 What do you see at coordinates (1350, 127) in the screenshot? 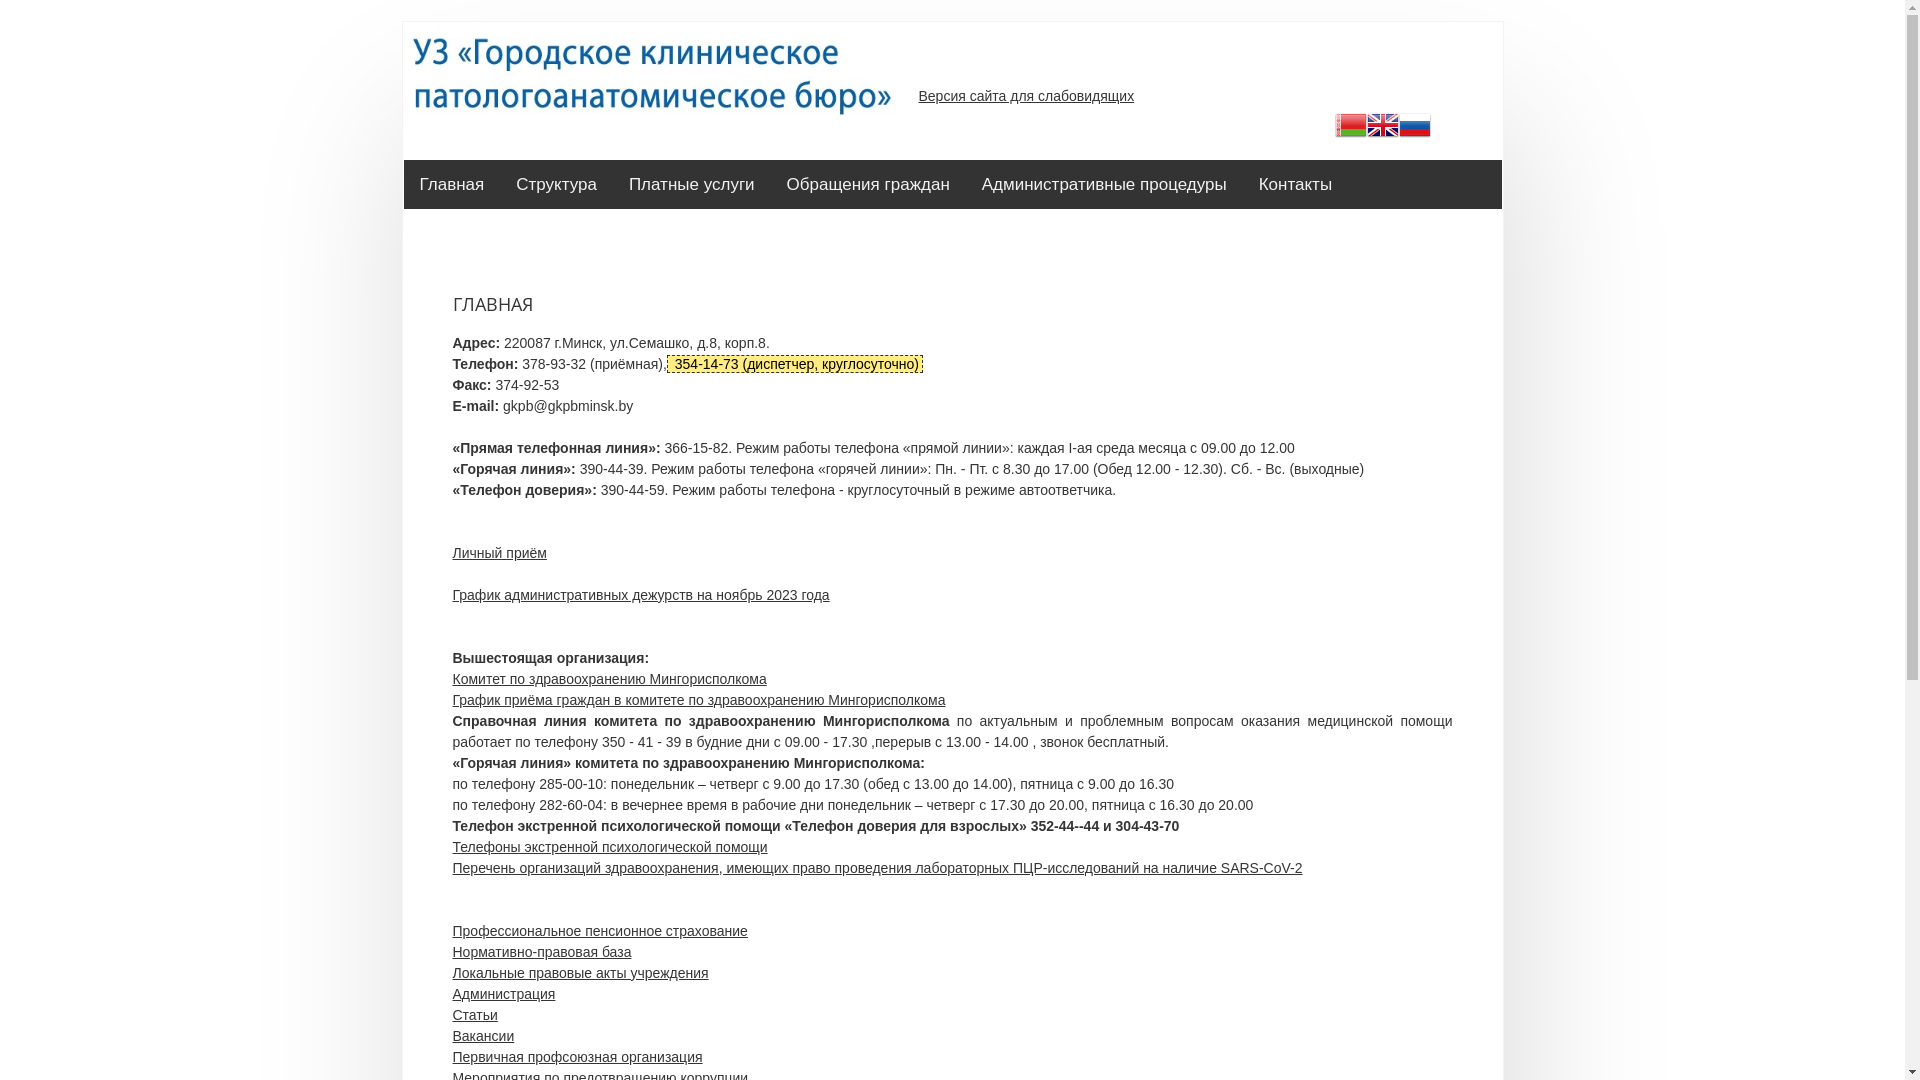
I see `'Belarusian'` at bounding box center [1350, 127].